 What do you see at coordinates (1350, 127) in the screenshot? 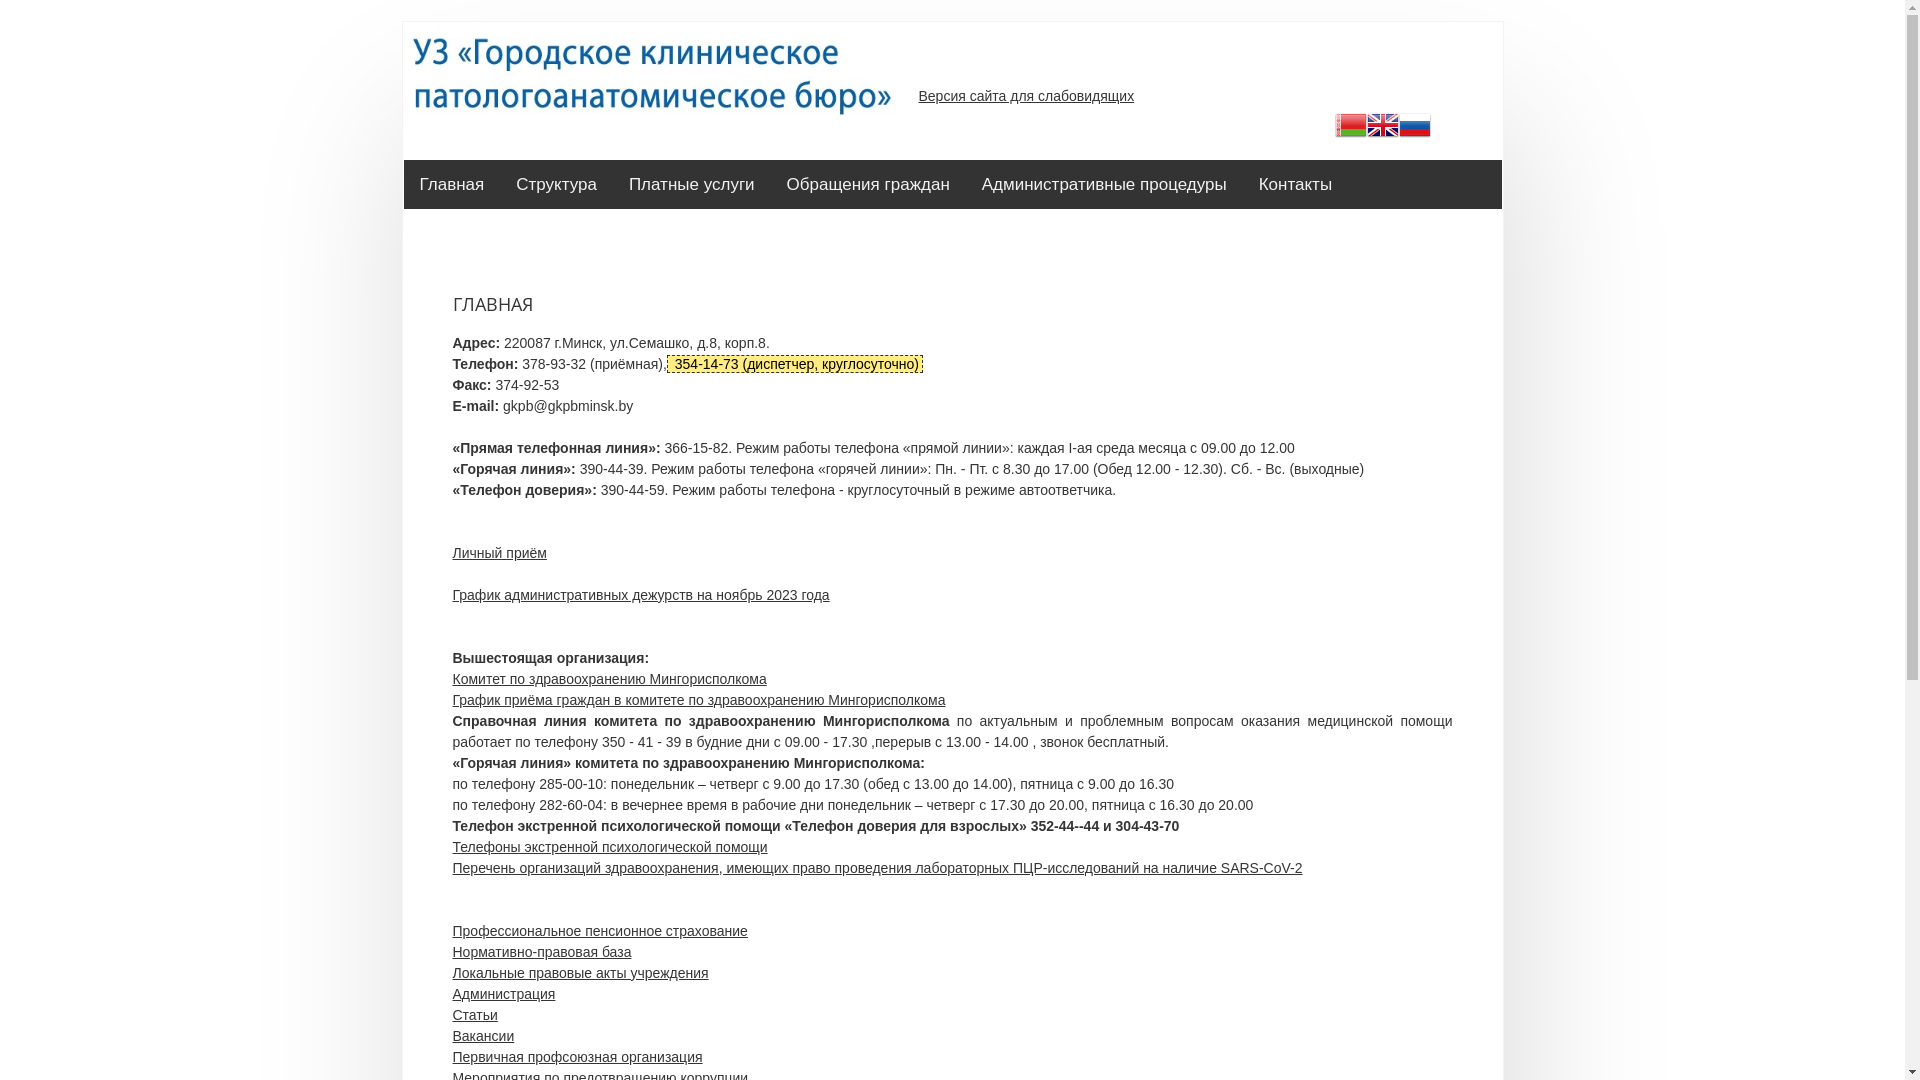
I see `'Belarusian'` at bounding box center [1350, 127].